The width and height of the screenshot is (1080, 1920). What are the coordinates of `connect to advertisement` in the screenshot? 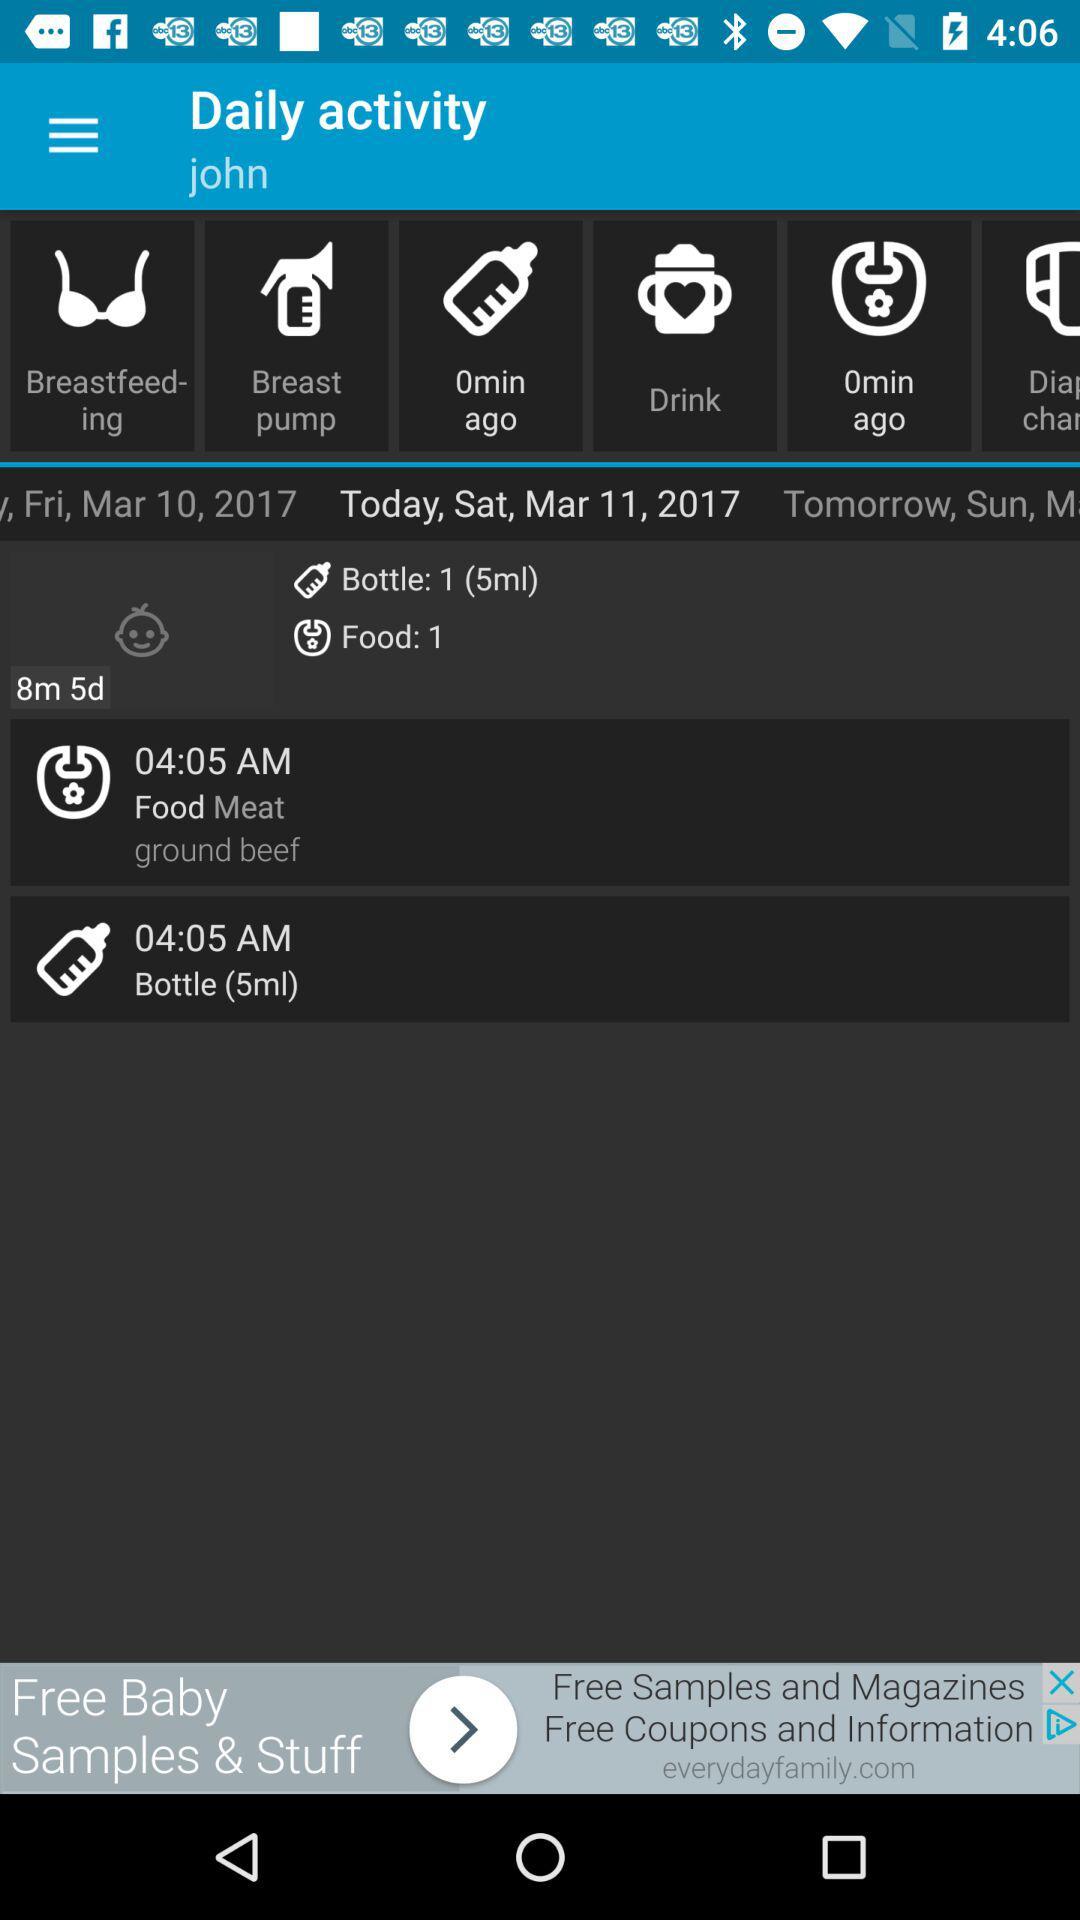 It's located at (540, 1727).